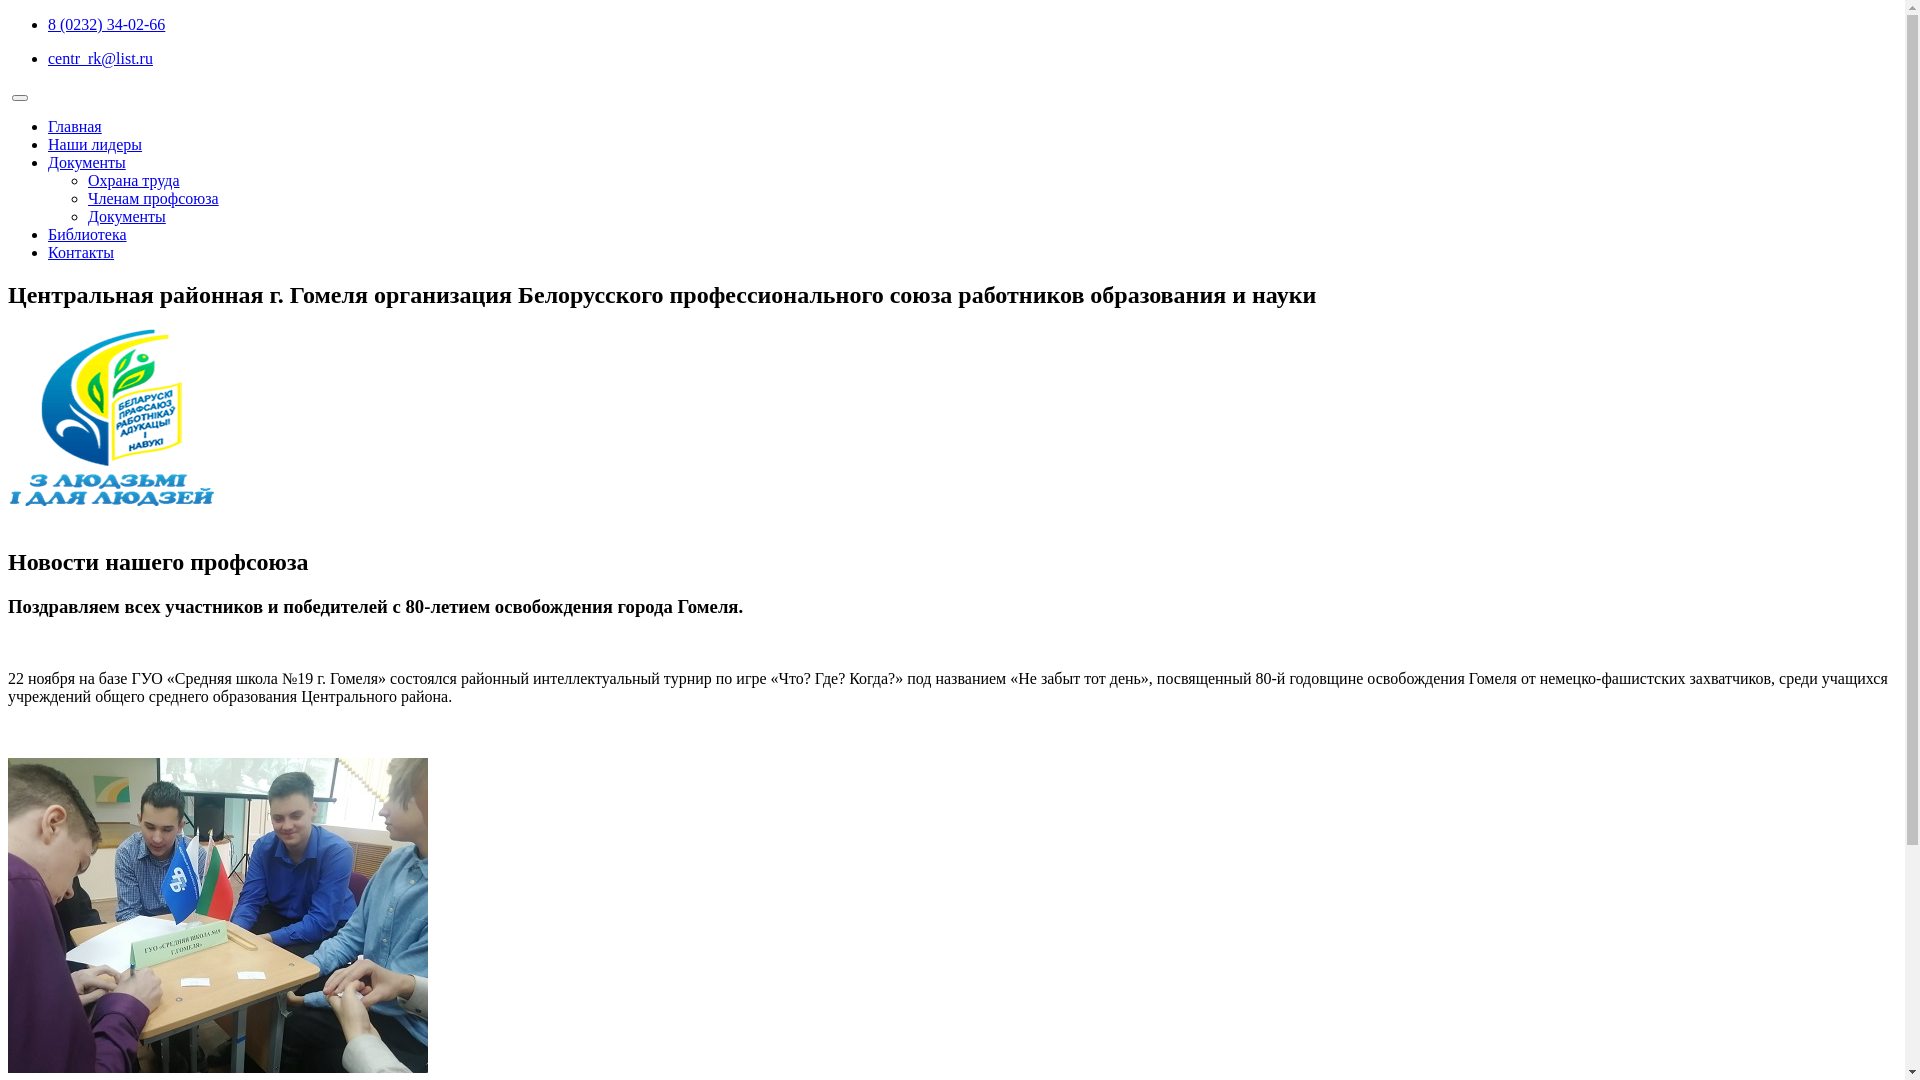 Image resolution: width=1920 pixels, height=1080 pixels. What do you see at coordinates (99, 57) in the screenshot?
I see `'centr_rk@list.ru'` at bounding box center [99, 57].